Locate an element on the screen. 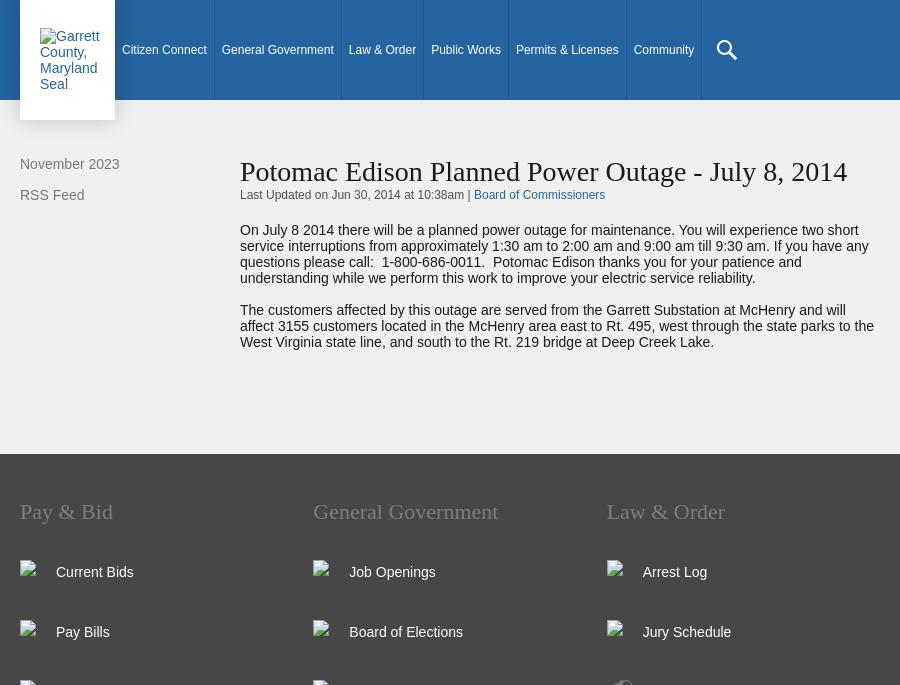 The height and width of the screenshot is (685, 900). 'Public Works' is located at coordinates (431, 50).